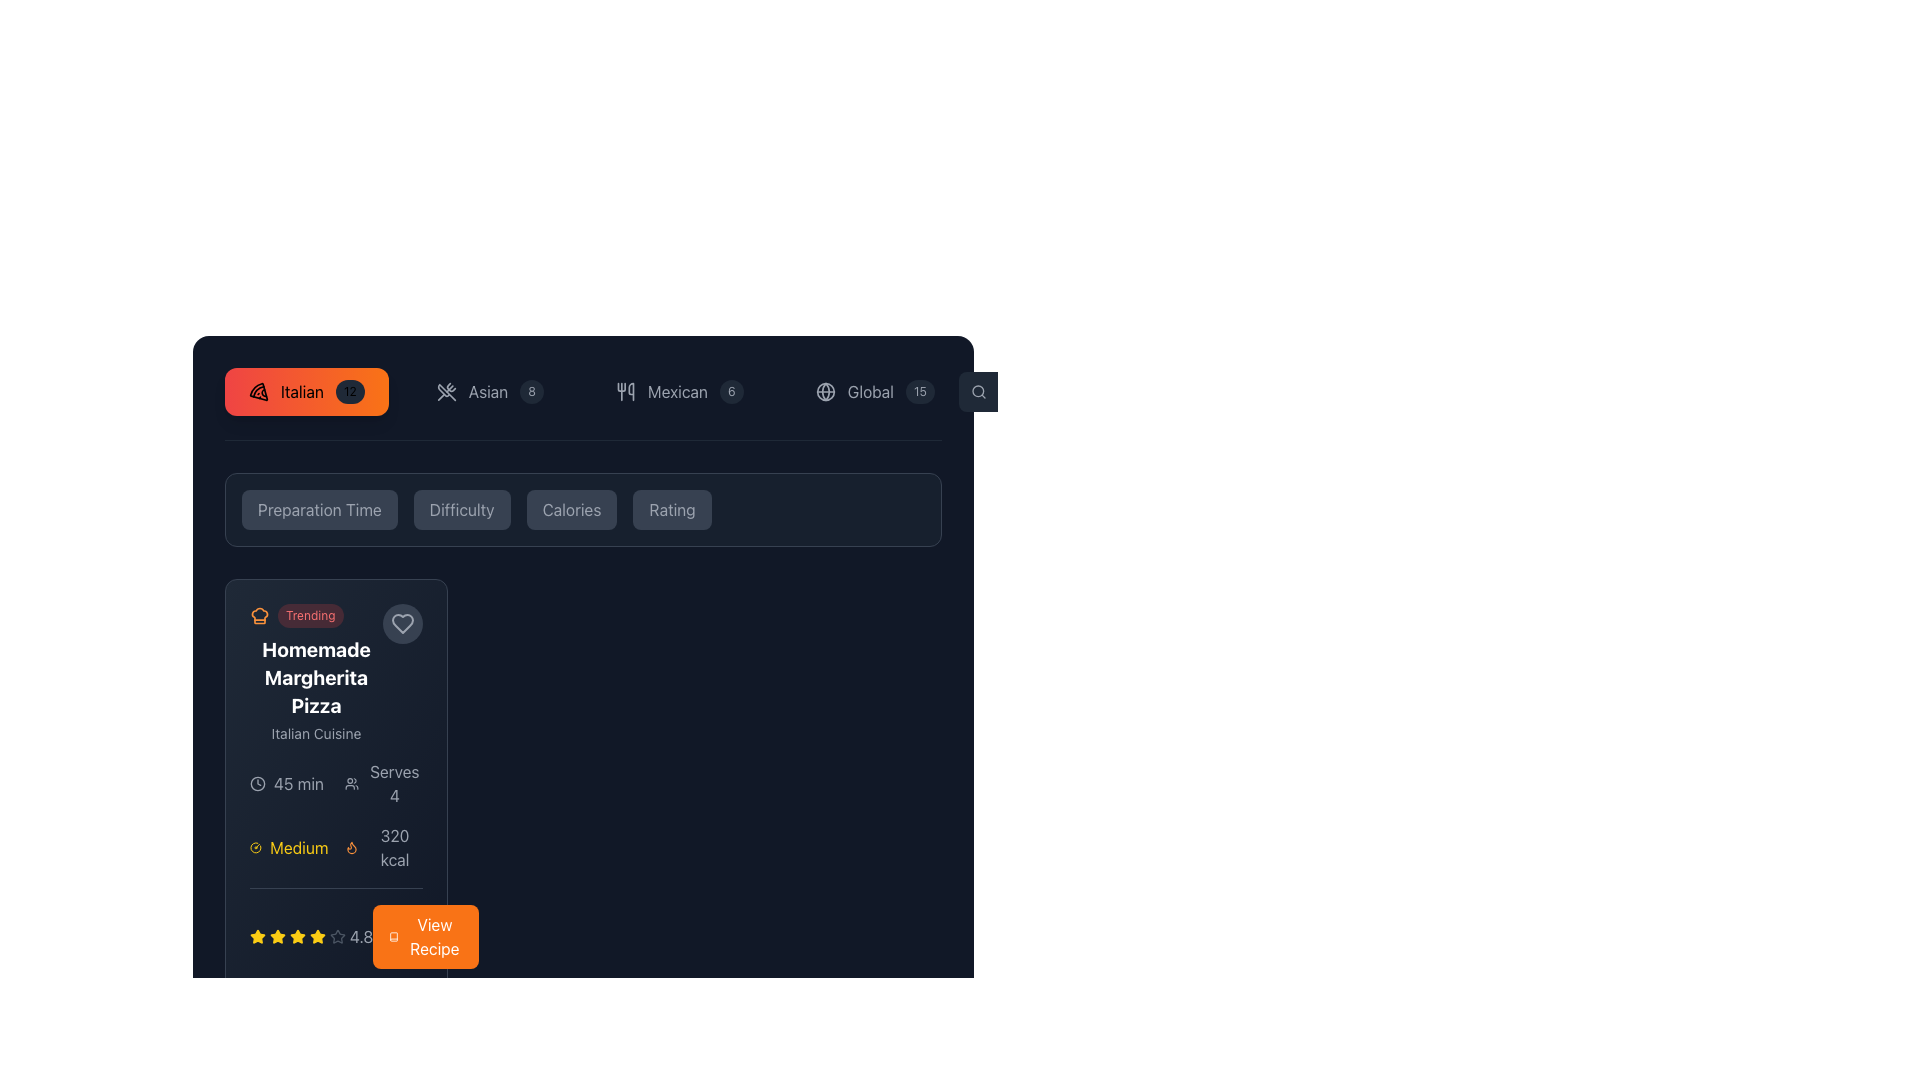 The height and width of the screenshot is (1080, 1920). Describe the element at coordinates (316, 937) in the screenshot. I see `the sixth star icon, which is a yellow star shaped like a rating indicator and part of a group of similar icons below food item information` at that location.